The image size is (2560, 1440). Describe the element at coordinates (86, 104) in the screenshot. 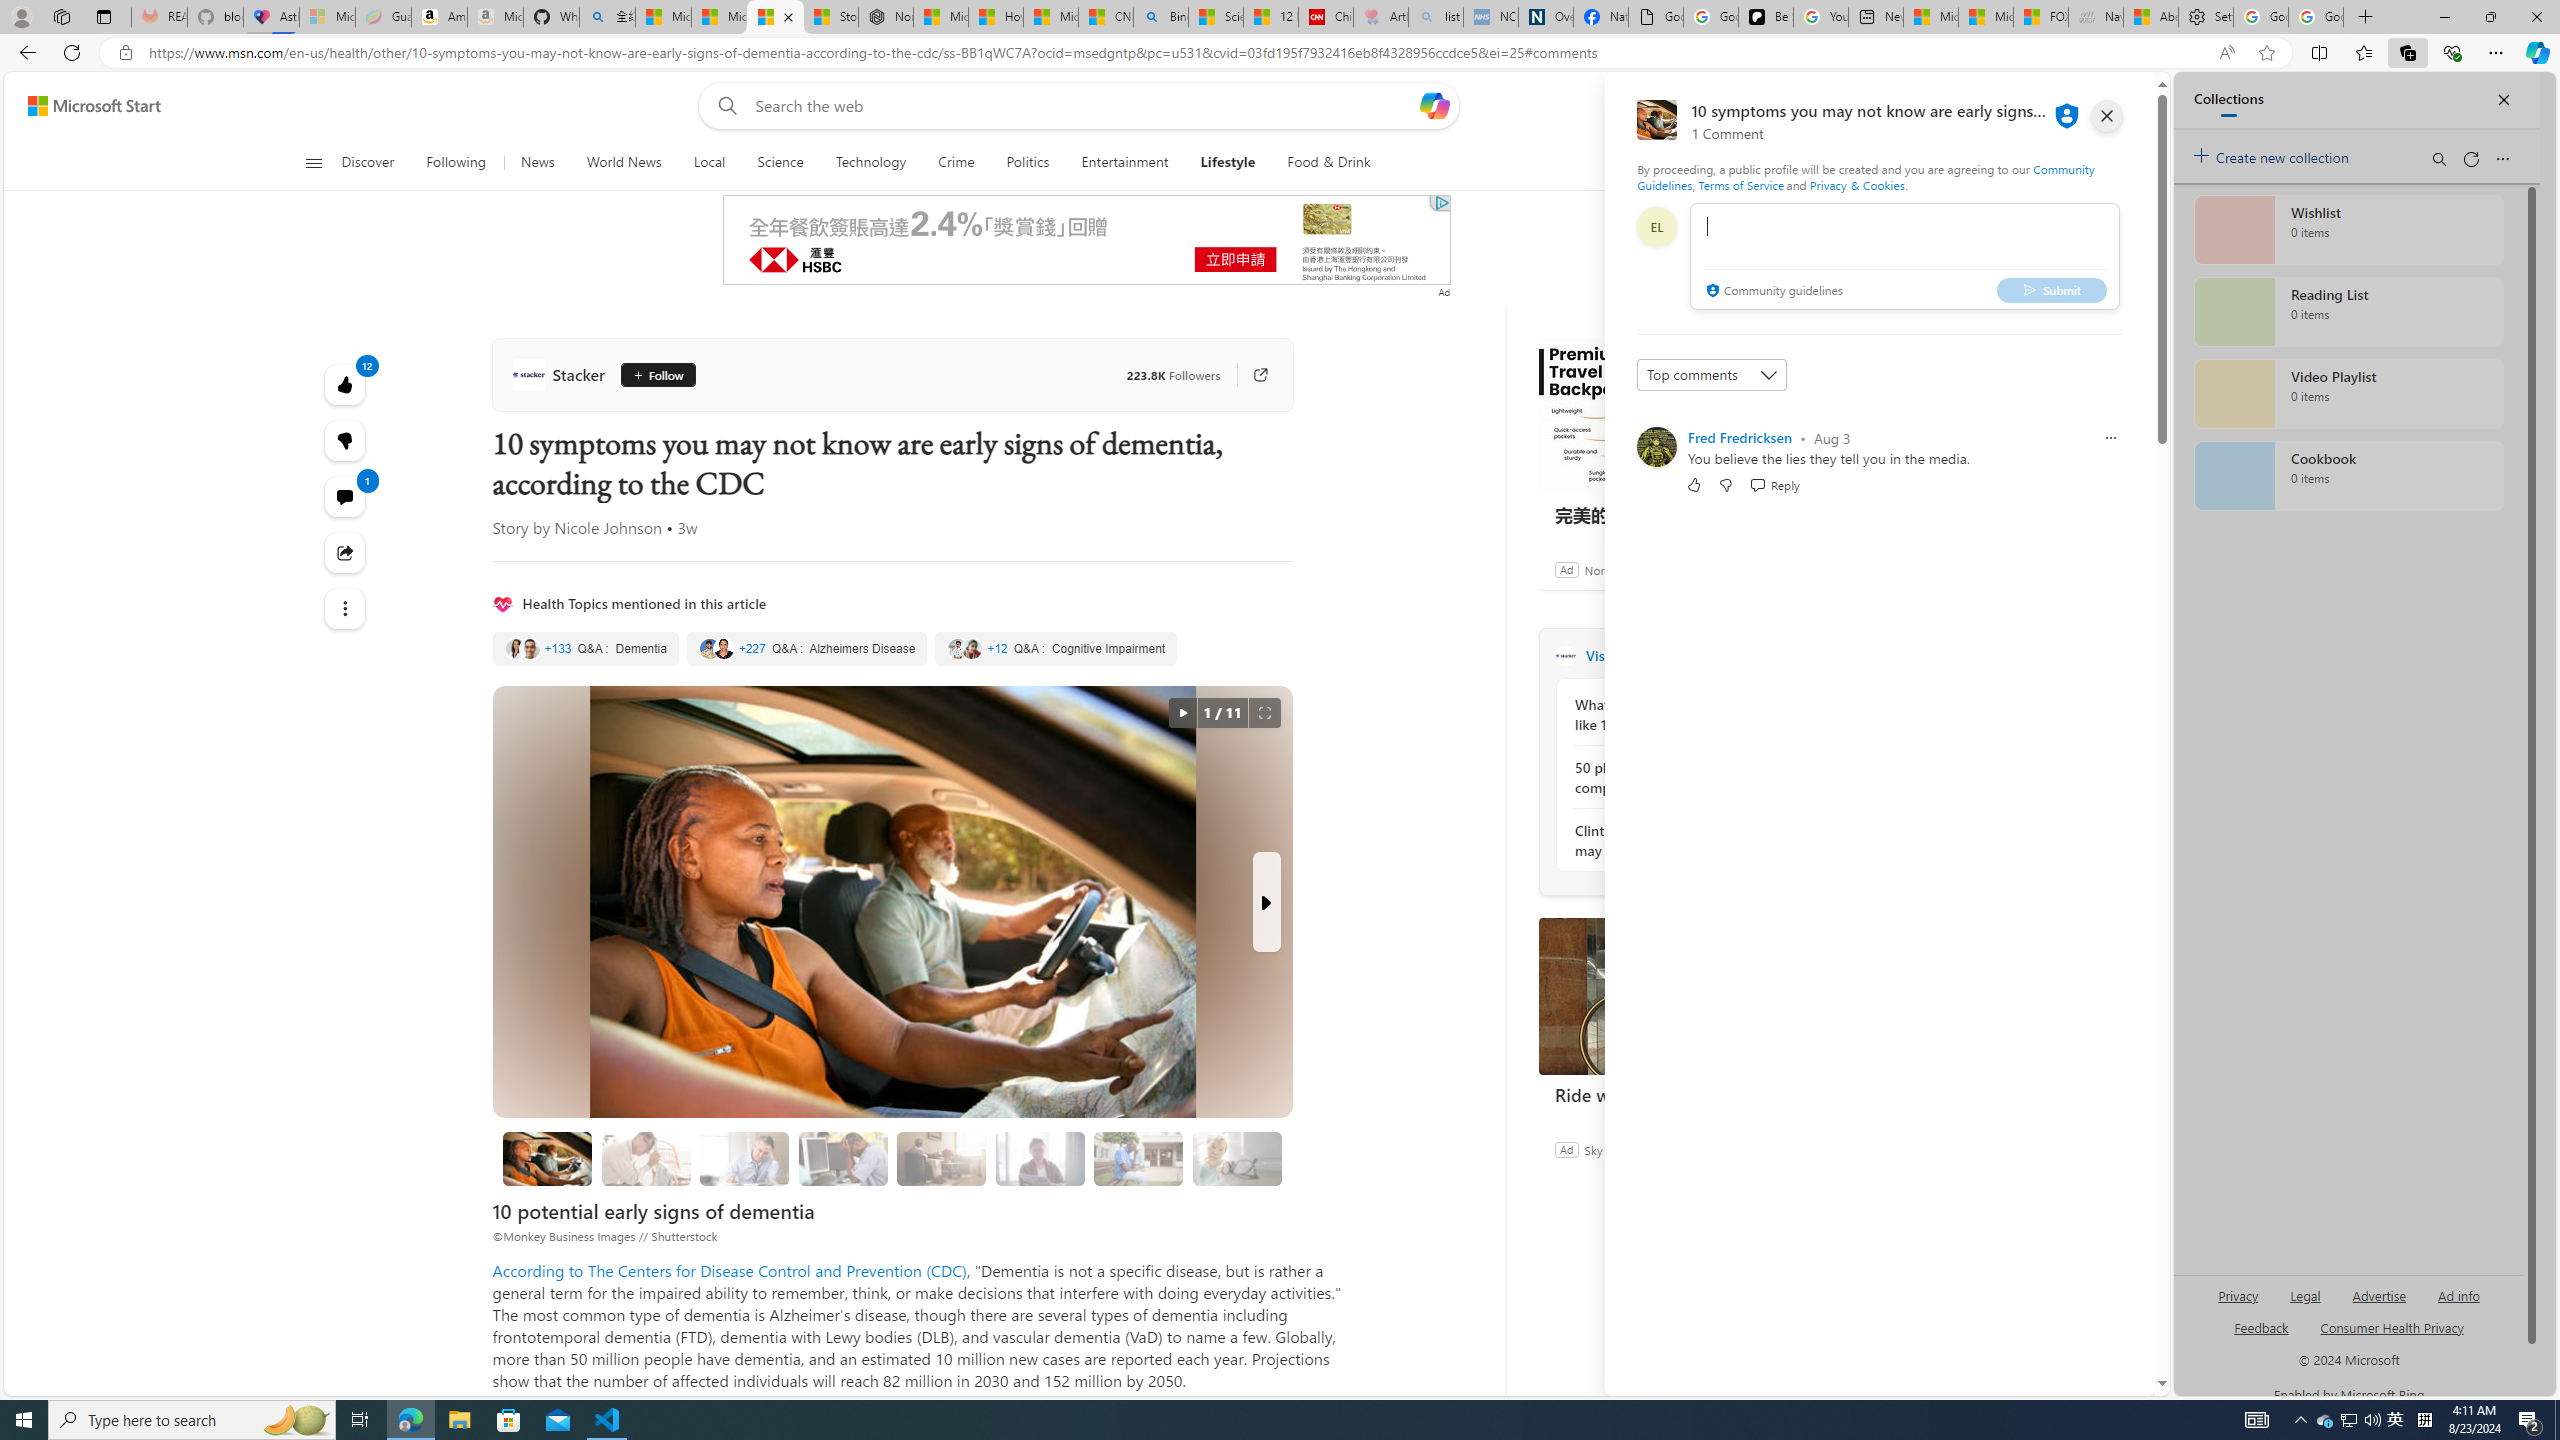

I see `'Skip to content'` at that location.